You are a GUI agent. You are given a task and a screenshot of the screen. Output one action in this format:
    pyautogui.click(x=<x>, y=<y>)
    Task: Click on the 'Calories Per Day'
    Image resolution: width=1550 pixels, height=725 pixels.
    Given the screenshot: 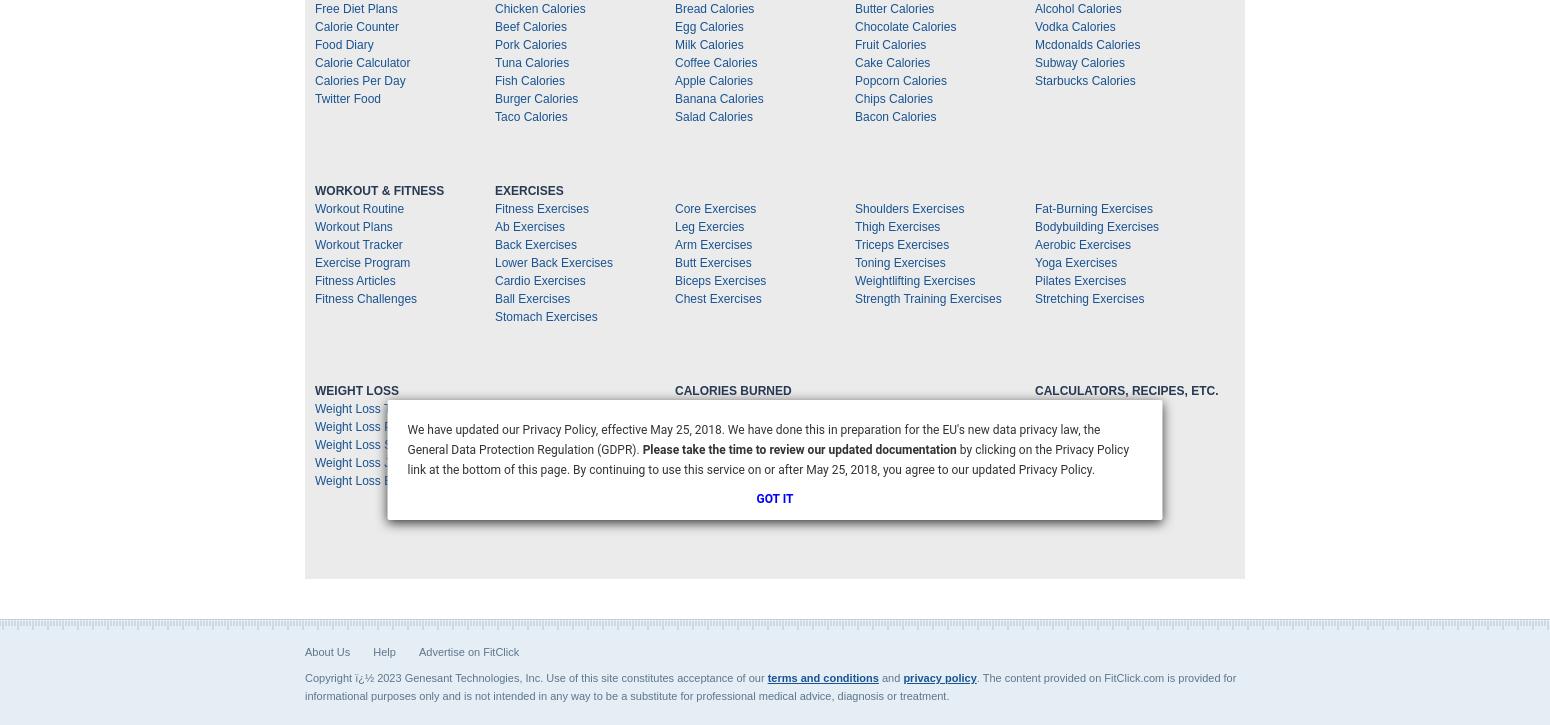 What is the action you would take?
    pyautogui.click(x=313, y=80)
    